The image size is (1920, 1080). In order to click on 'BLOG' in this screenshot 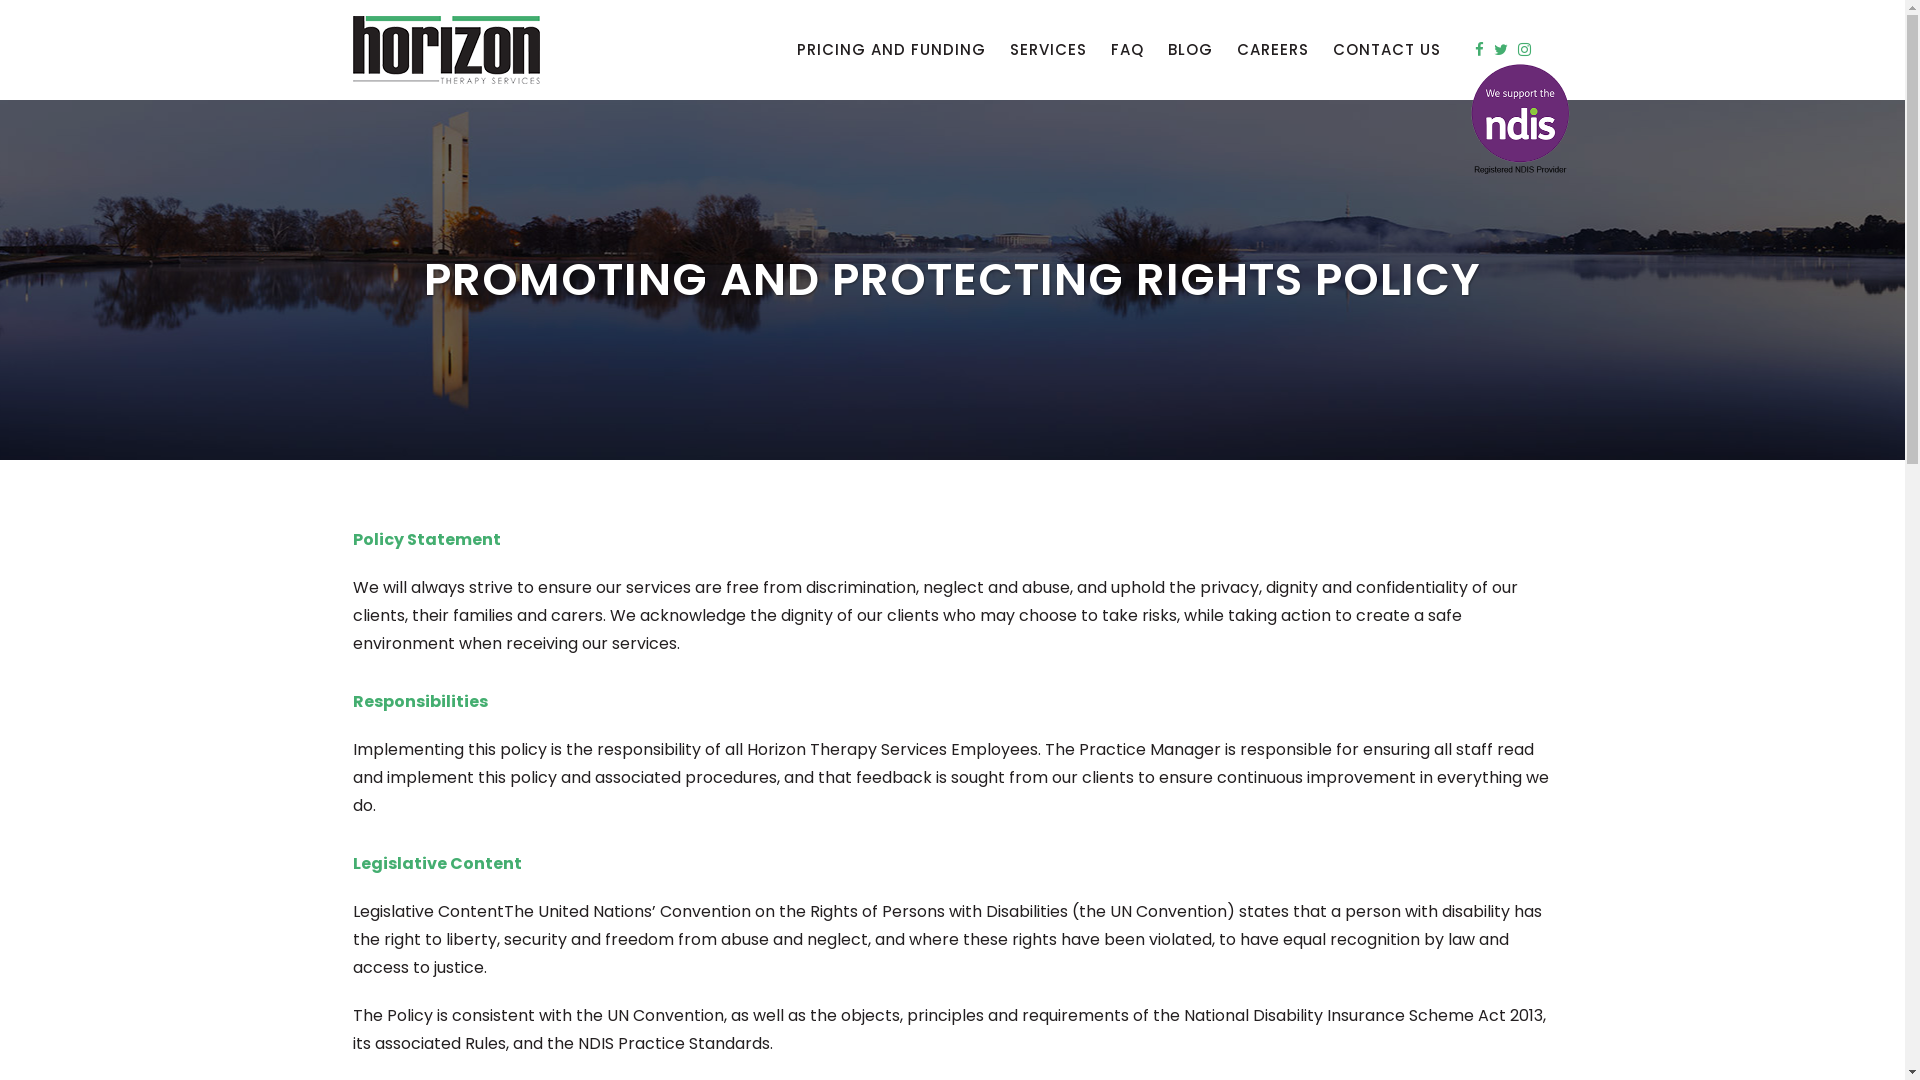, I will do `click(1190, 49)`.